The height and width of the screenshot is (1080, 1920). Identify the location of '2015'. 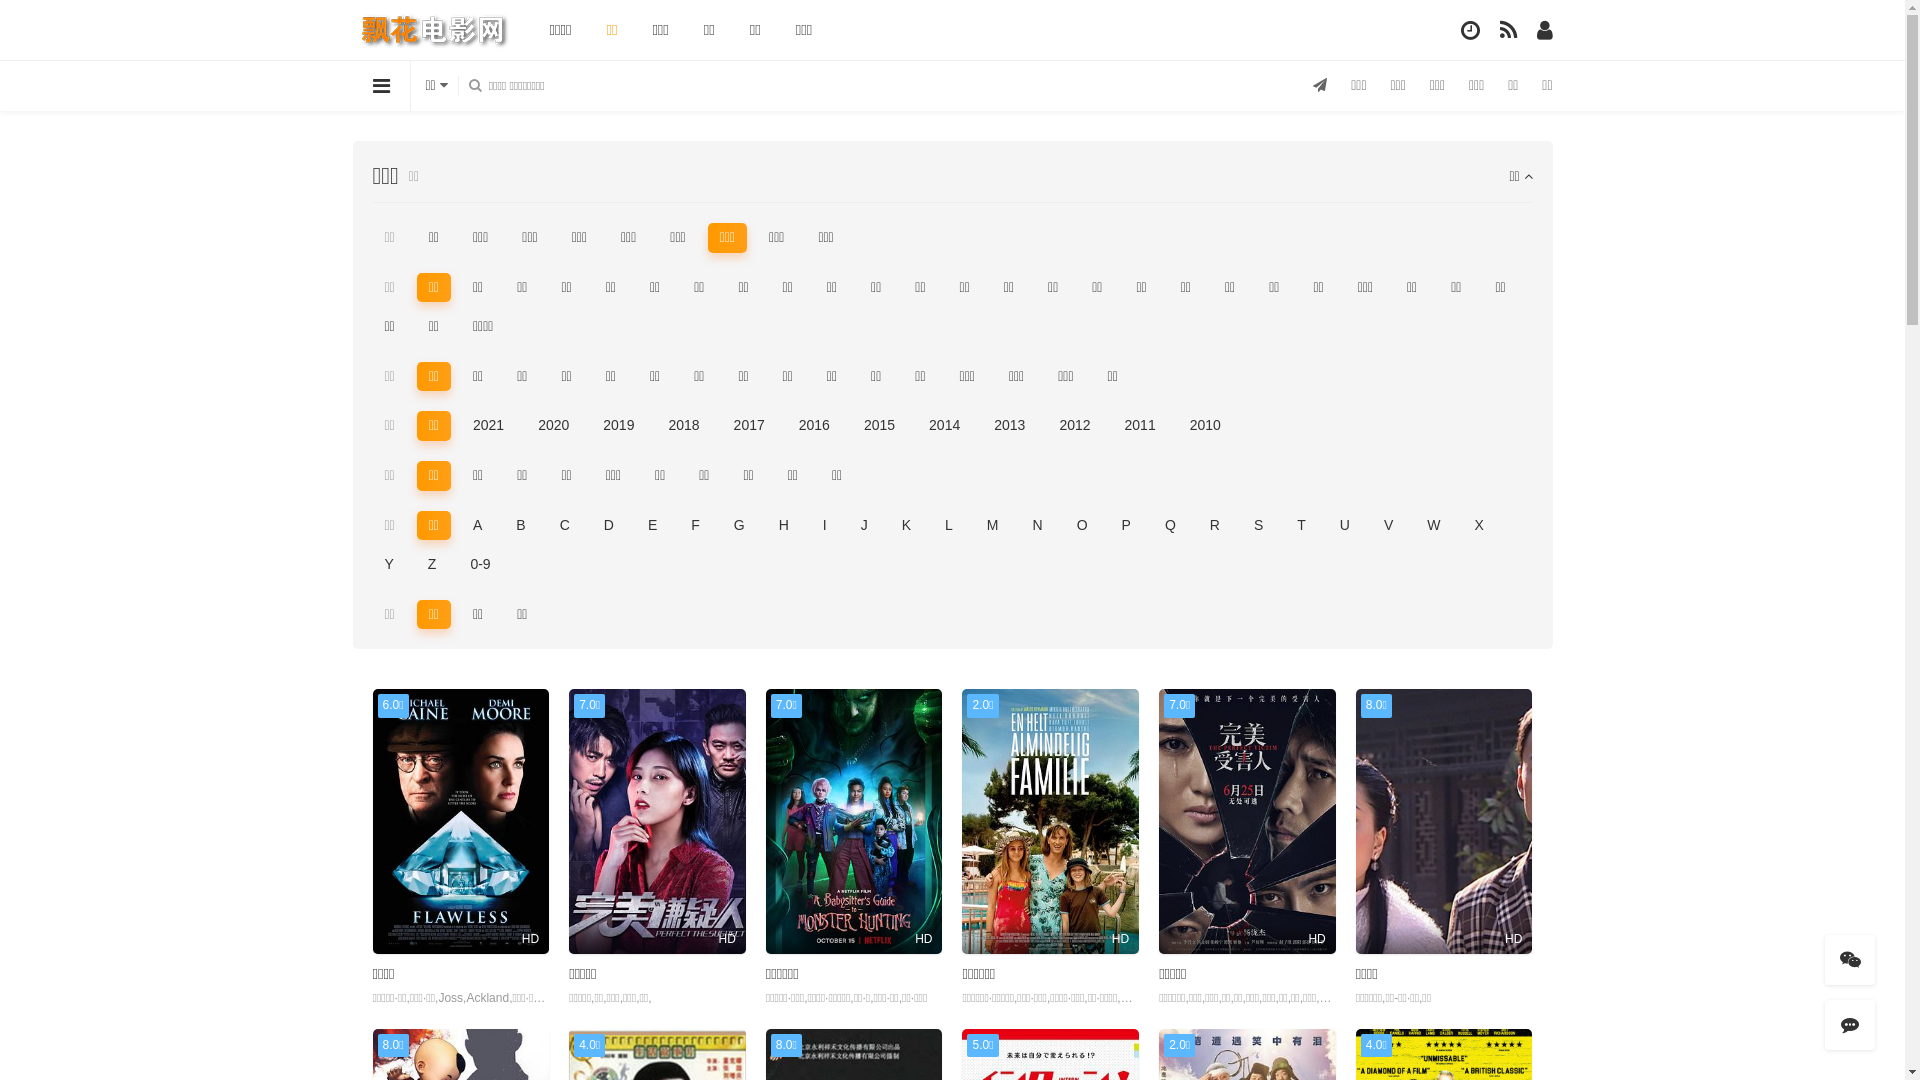
(879, 424).